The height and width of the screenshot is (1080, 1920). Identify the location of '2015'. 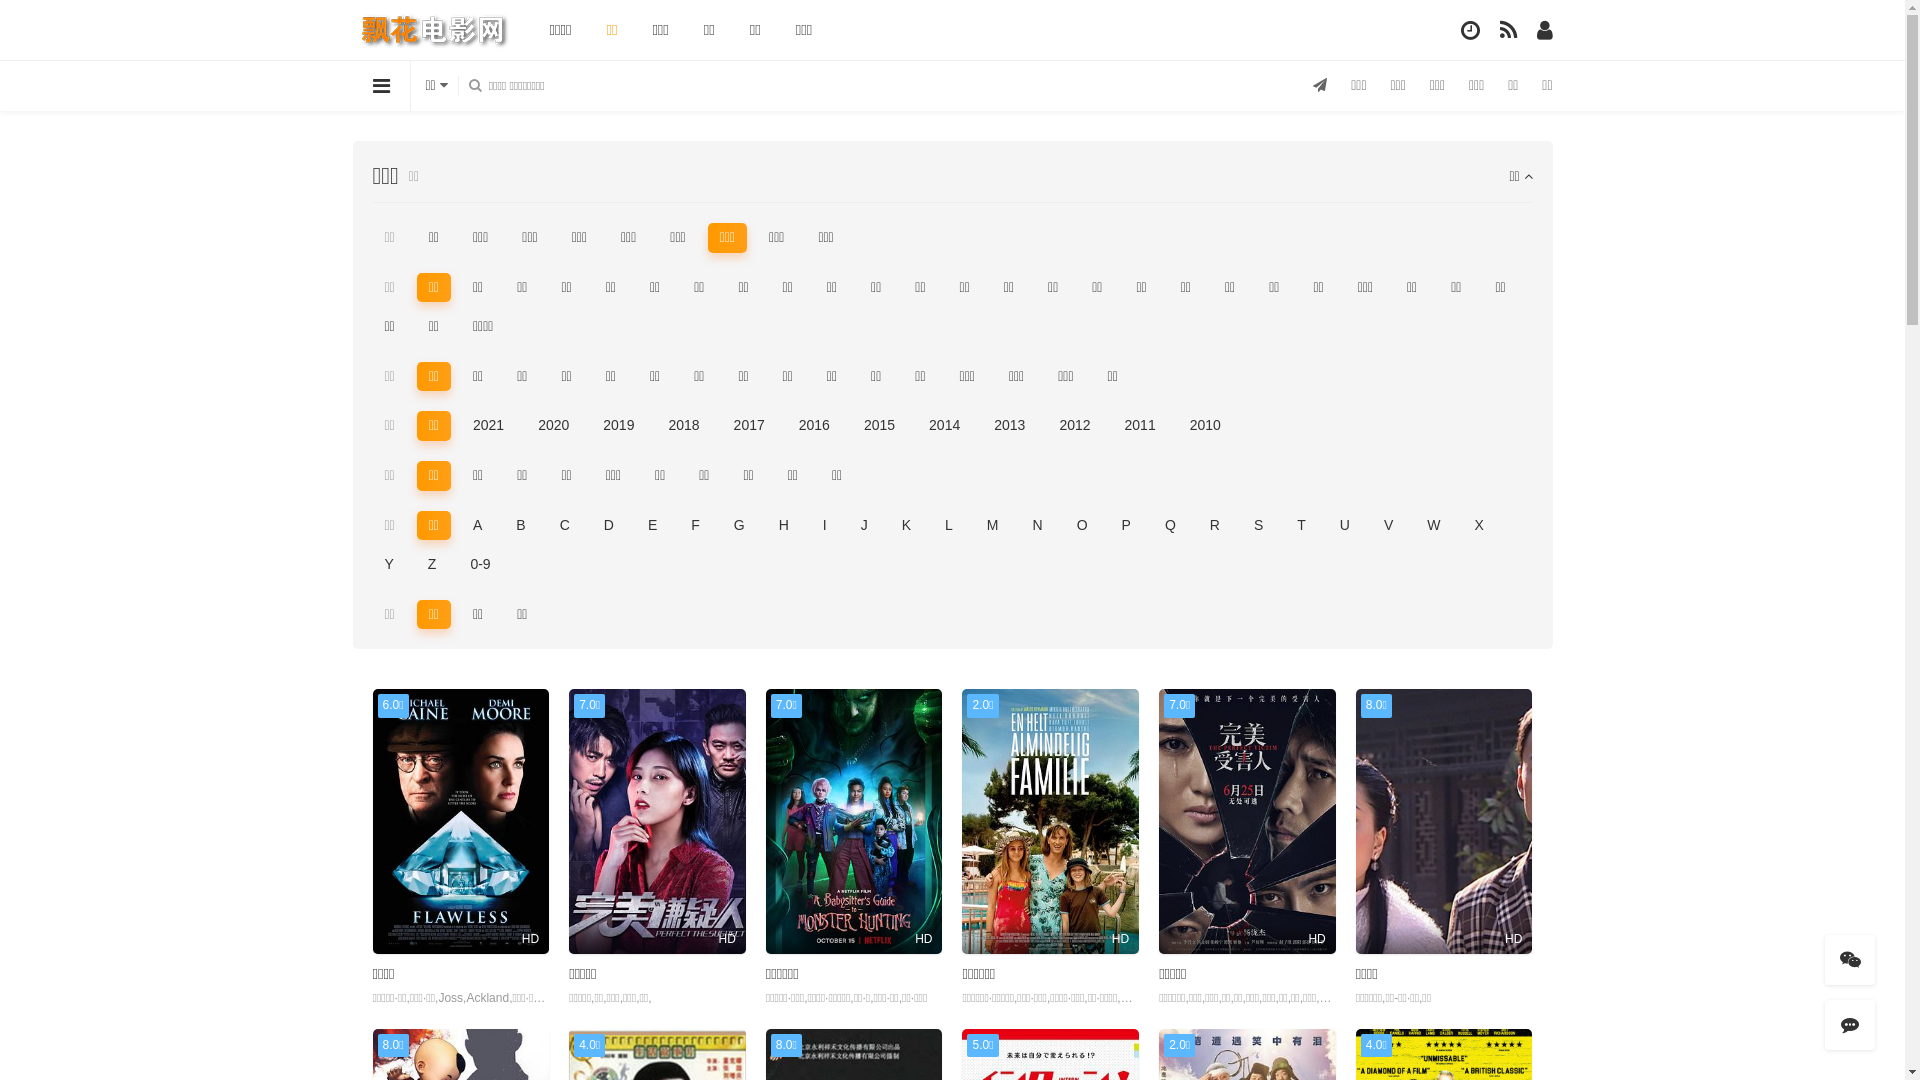
(879, 424).